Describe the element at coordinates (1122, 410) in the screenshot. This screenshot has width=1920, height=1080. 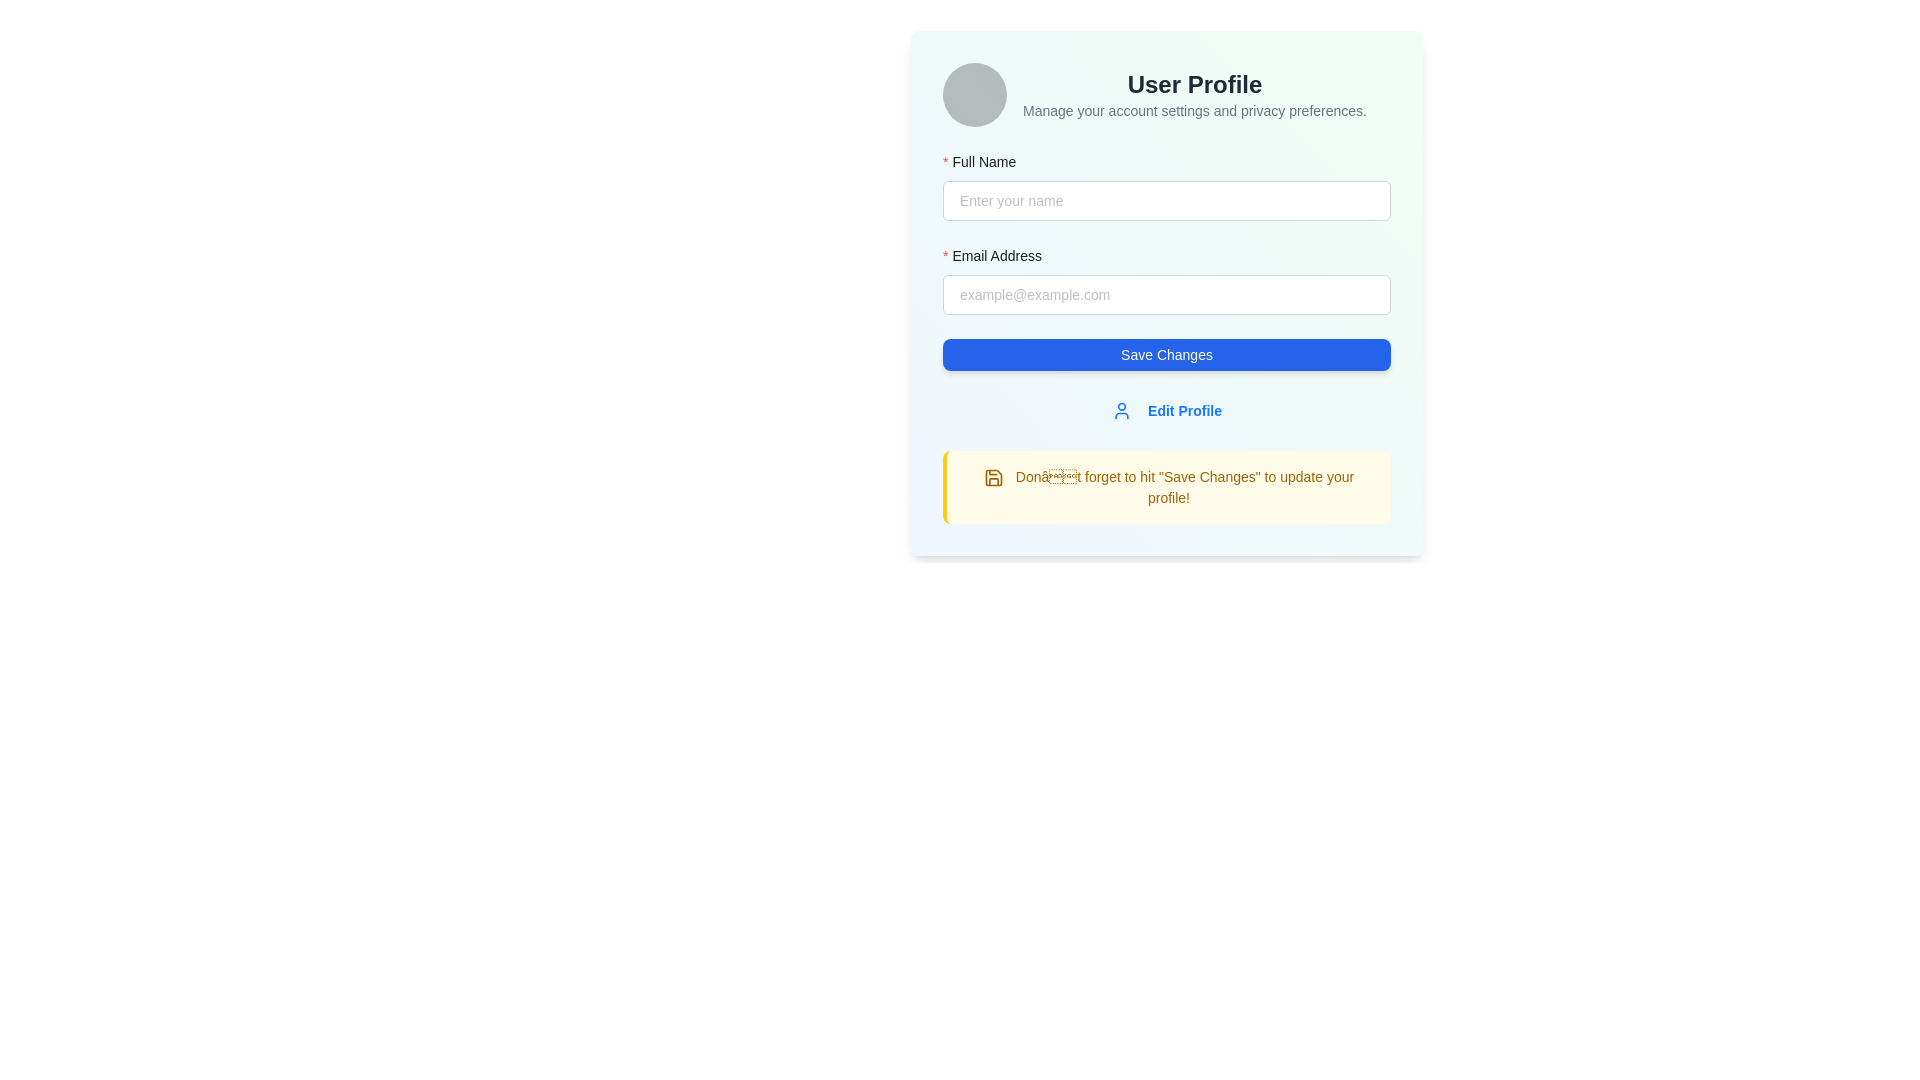
I see `the user icon, which is a blue circular head above a semicircular body outline, located to the left of the 'Edit Profile' text` at that location.